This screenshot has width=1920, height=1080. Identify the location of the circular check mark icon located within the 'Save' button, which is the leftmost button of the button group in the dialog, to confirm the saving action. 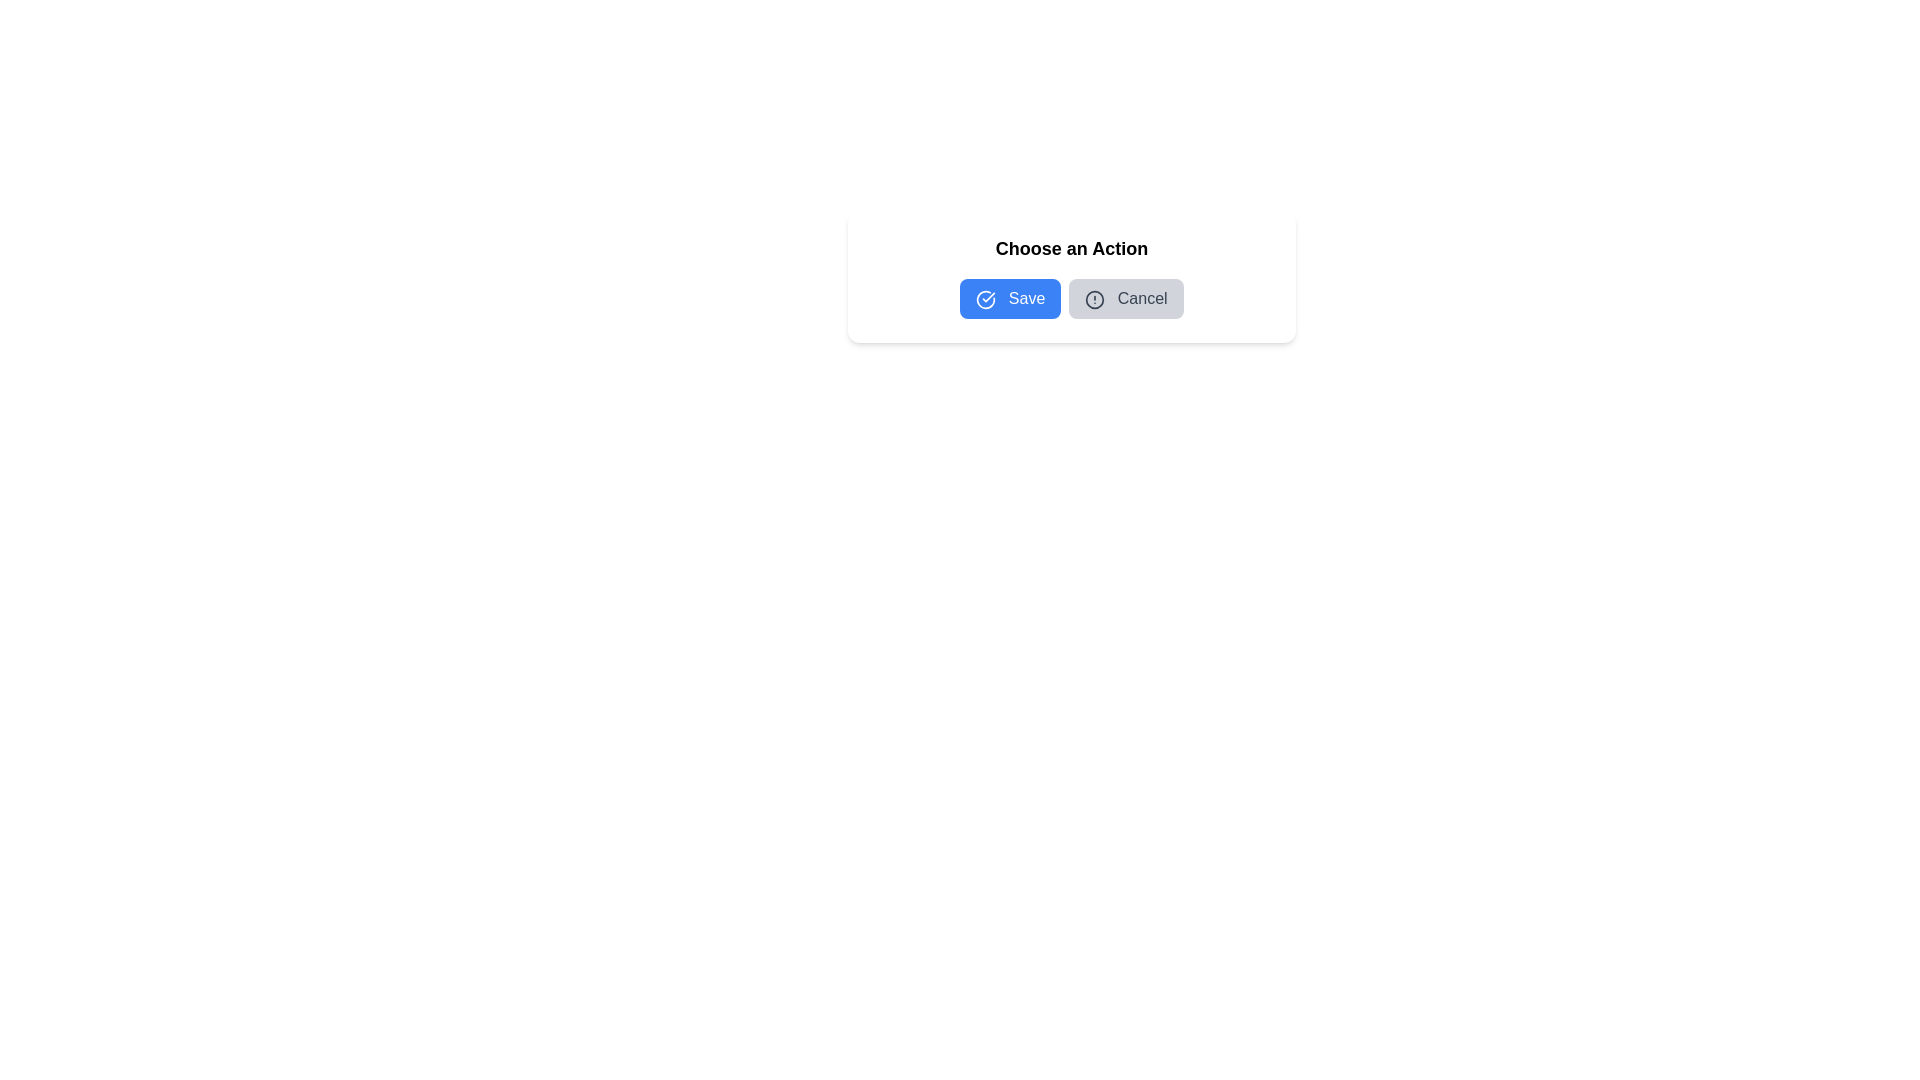
(986, 299).